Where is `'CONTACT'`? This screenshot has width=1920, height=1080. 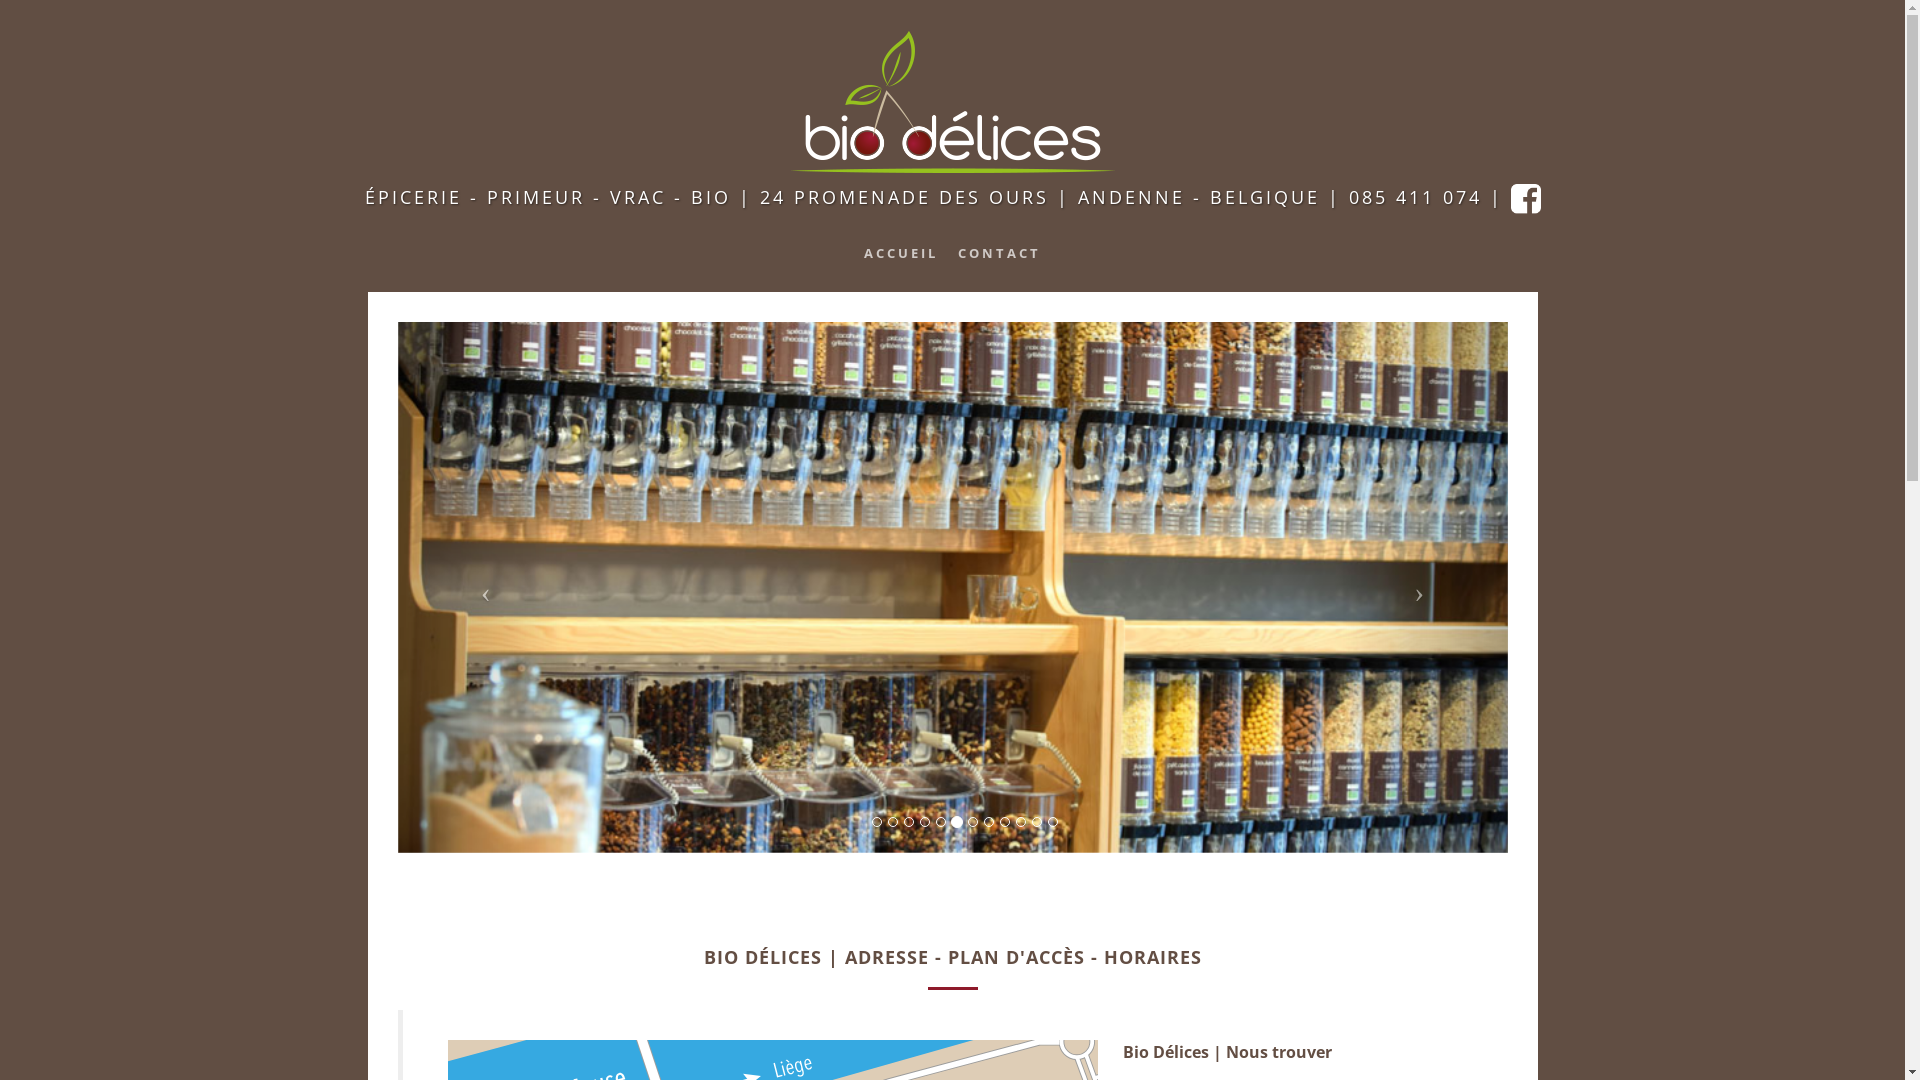
'CONTACT' is located at coordinates (999, 252).